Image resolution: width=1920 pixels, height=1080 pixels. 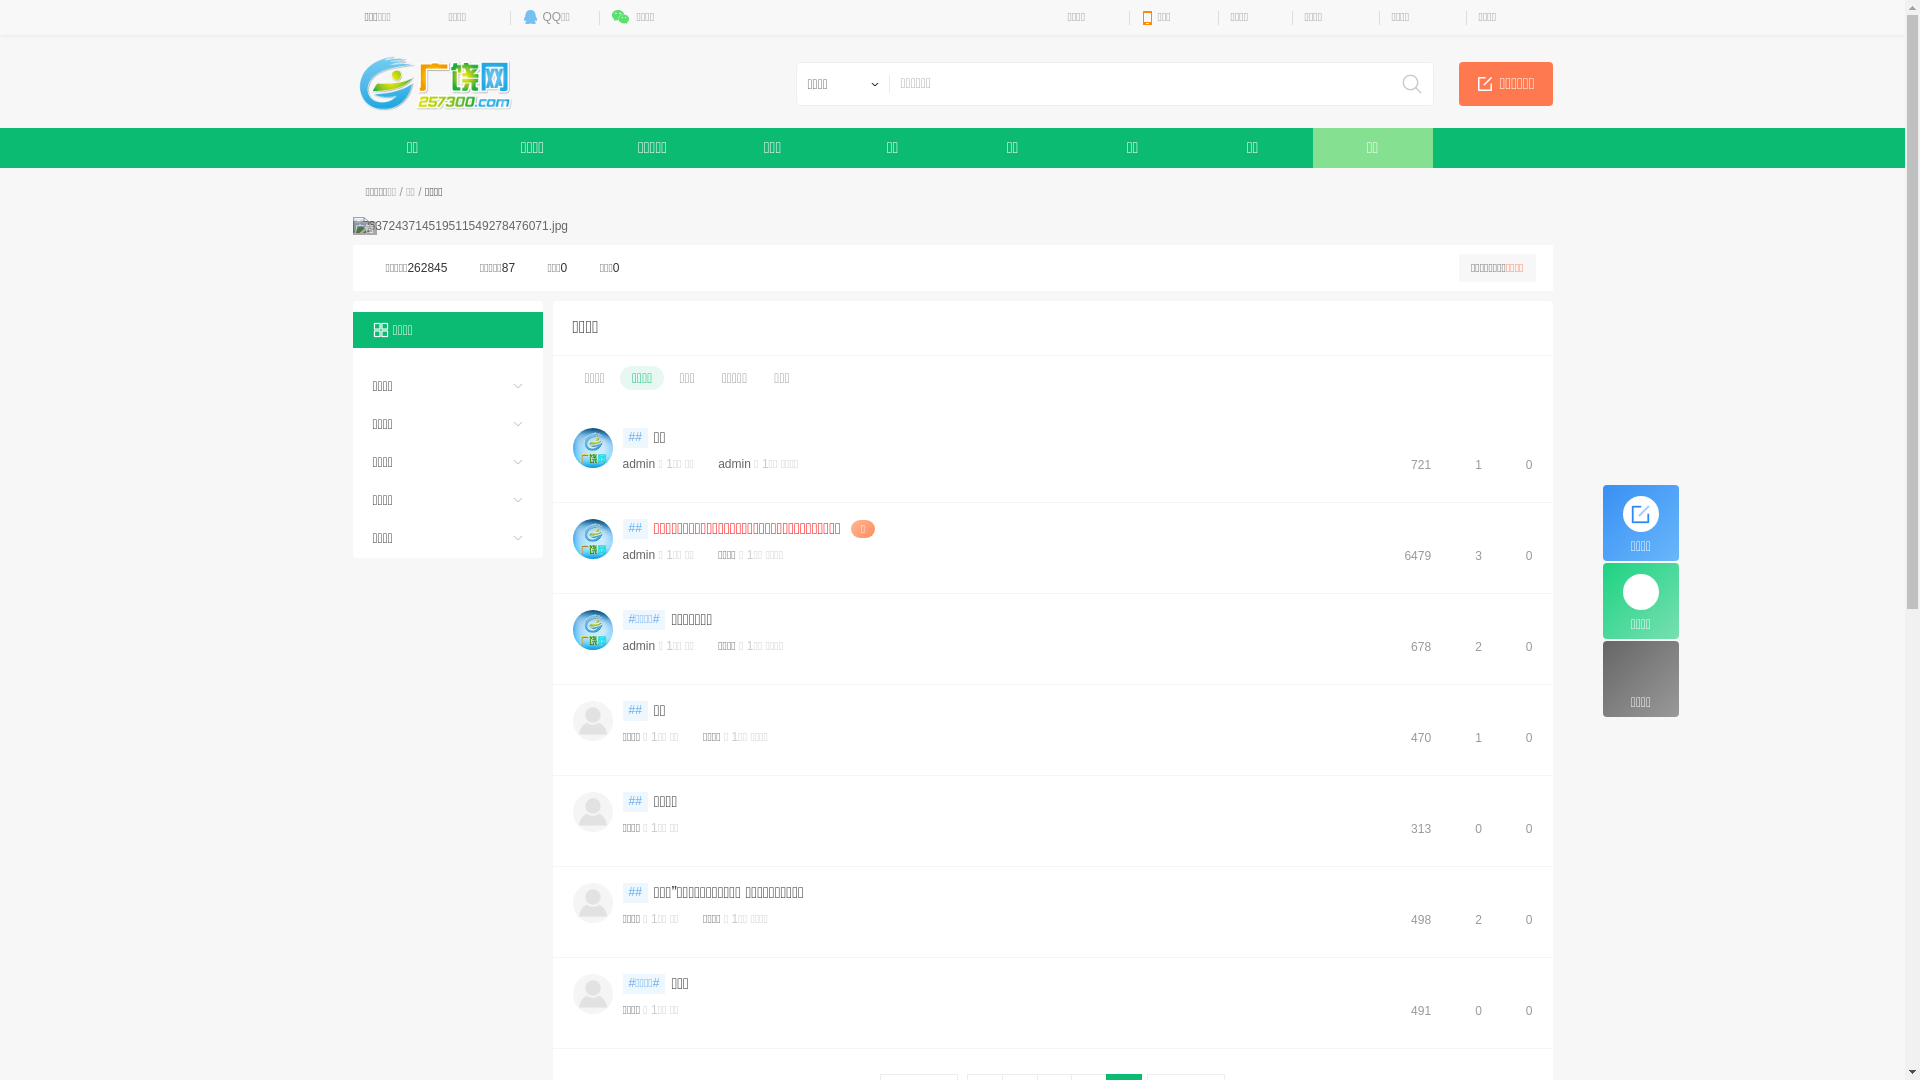 I want to click on '0', so click(x=1520, y=1010).